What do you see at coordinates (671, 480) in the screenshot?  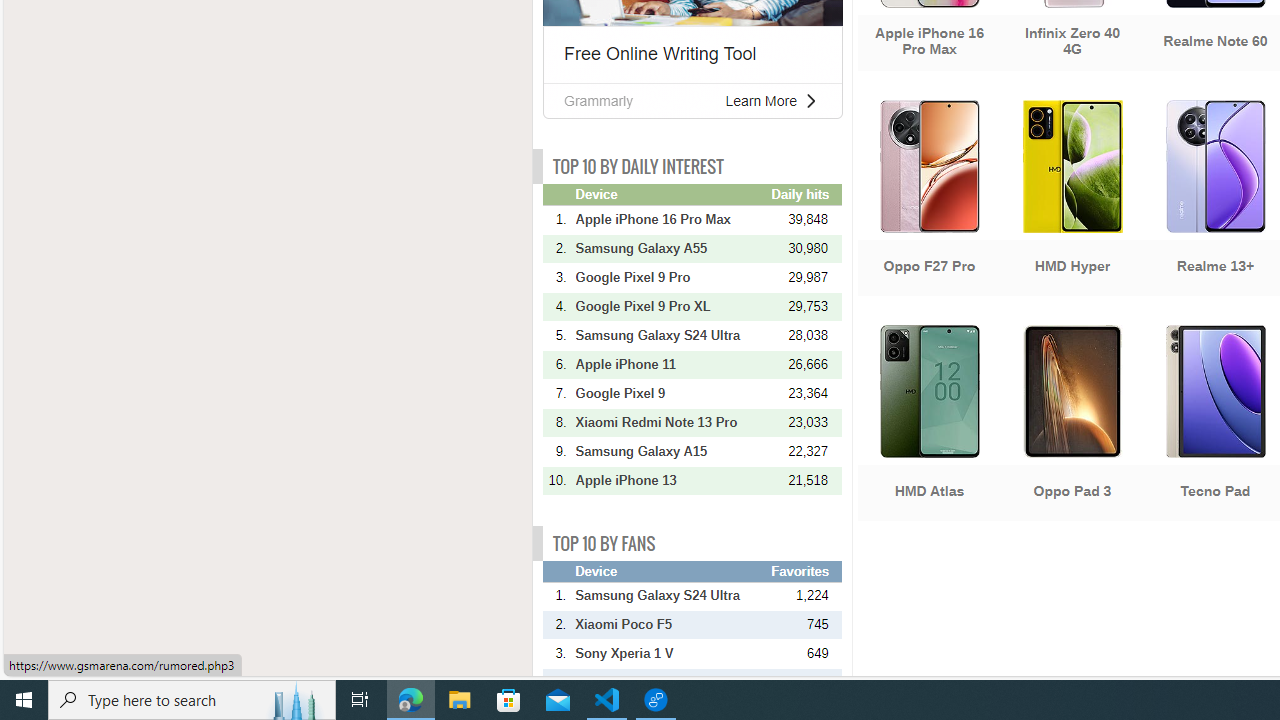 I see `'Apple iPhone 13'` at bounding box center [671, 480].